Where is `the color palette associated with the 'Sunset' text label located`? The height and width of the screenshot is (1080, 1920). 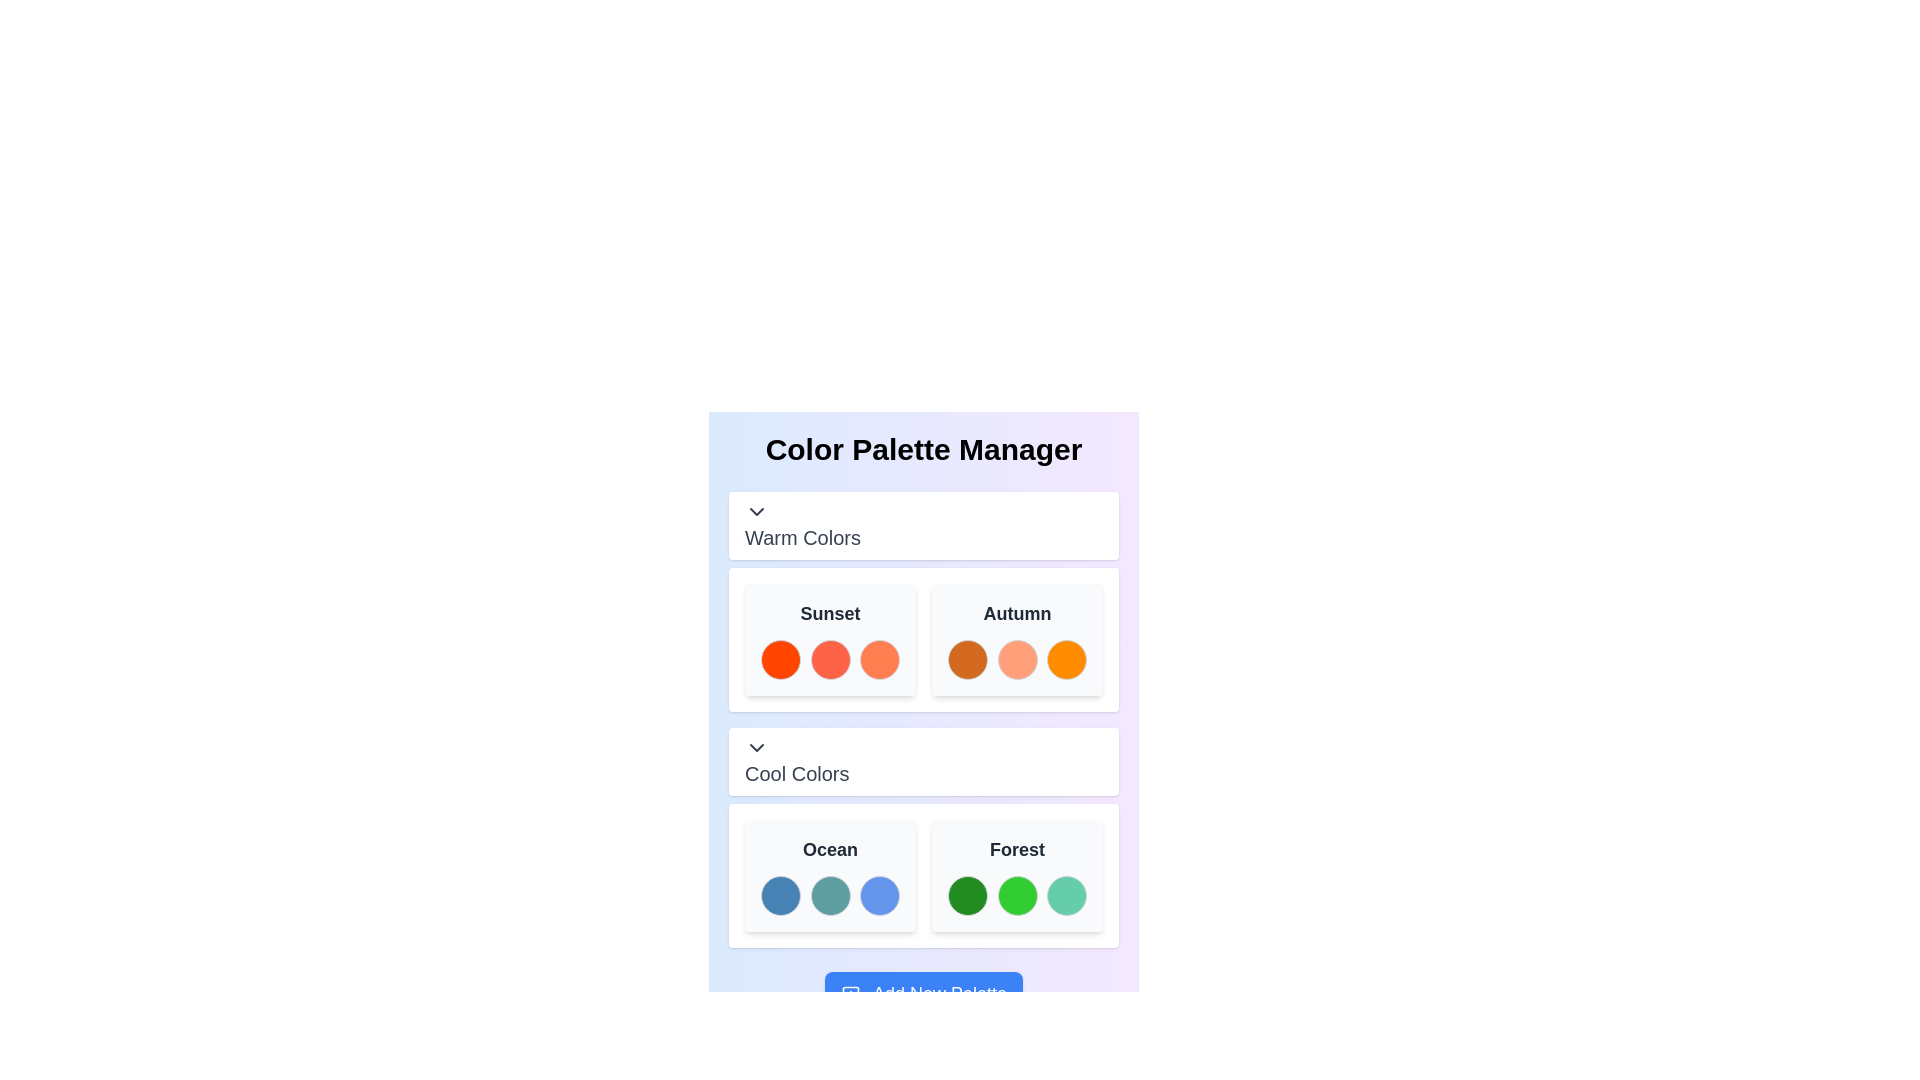
the color palette associated with the 'Sunset' text label located is located at coordinates (830, 612).